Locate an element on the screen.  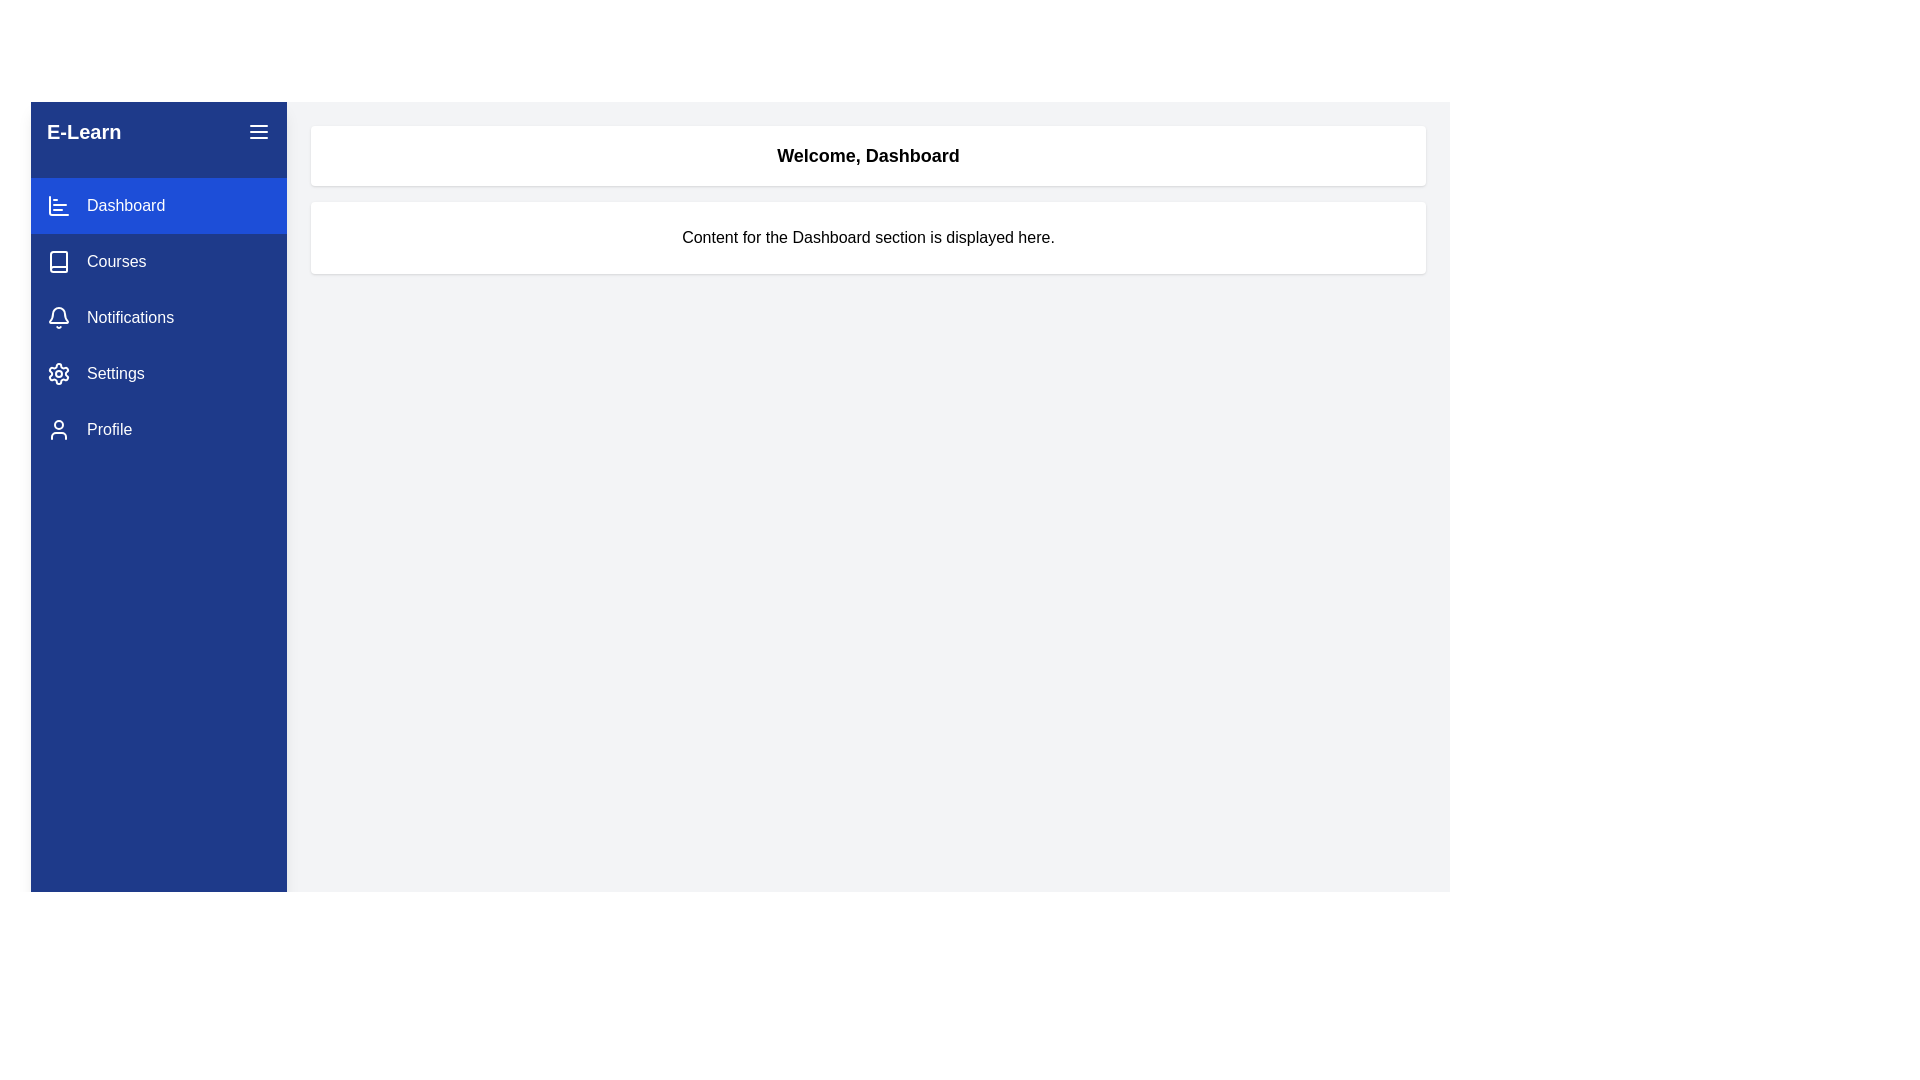
keyboard navigation is located at coordinates (58, 374).